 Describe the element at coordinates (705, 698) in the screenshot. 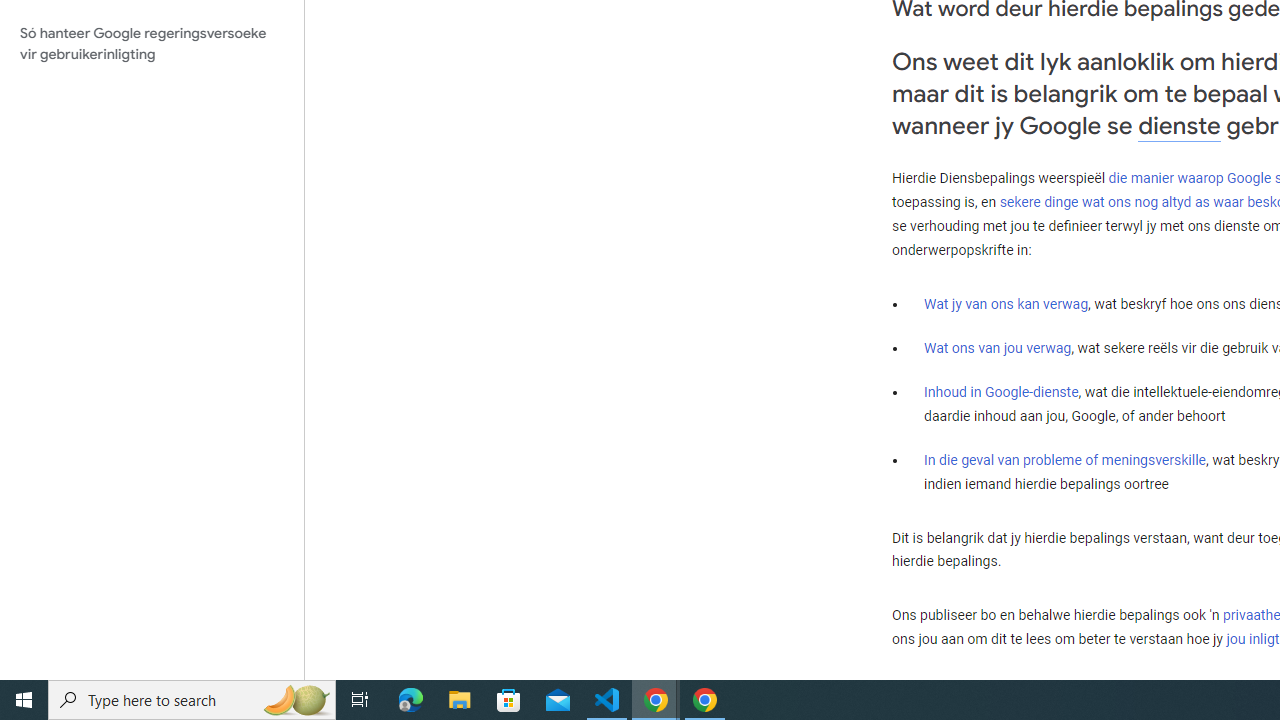

I see `'Google Chrome - 1 running window'` at that location.